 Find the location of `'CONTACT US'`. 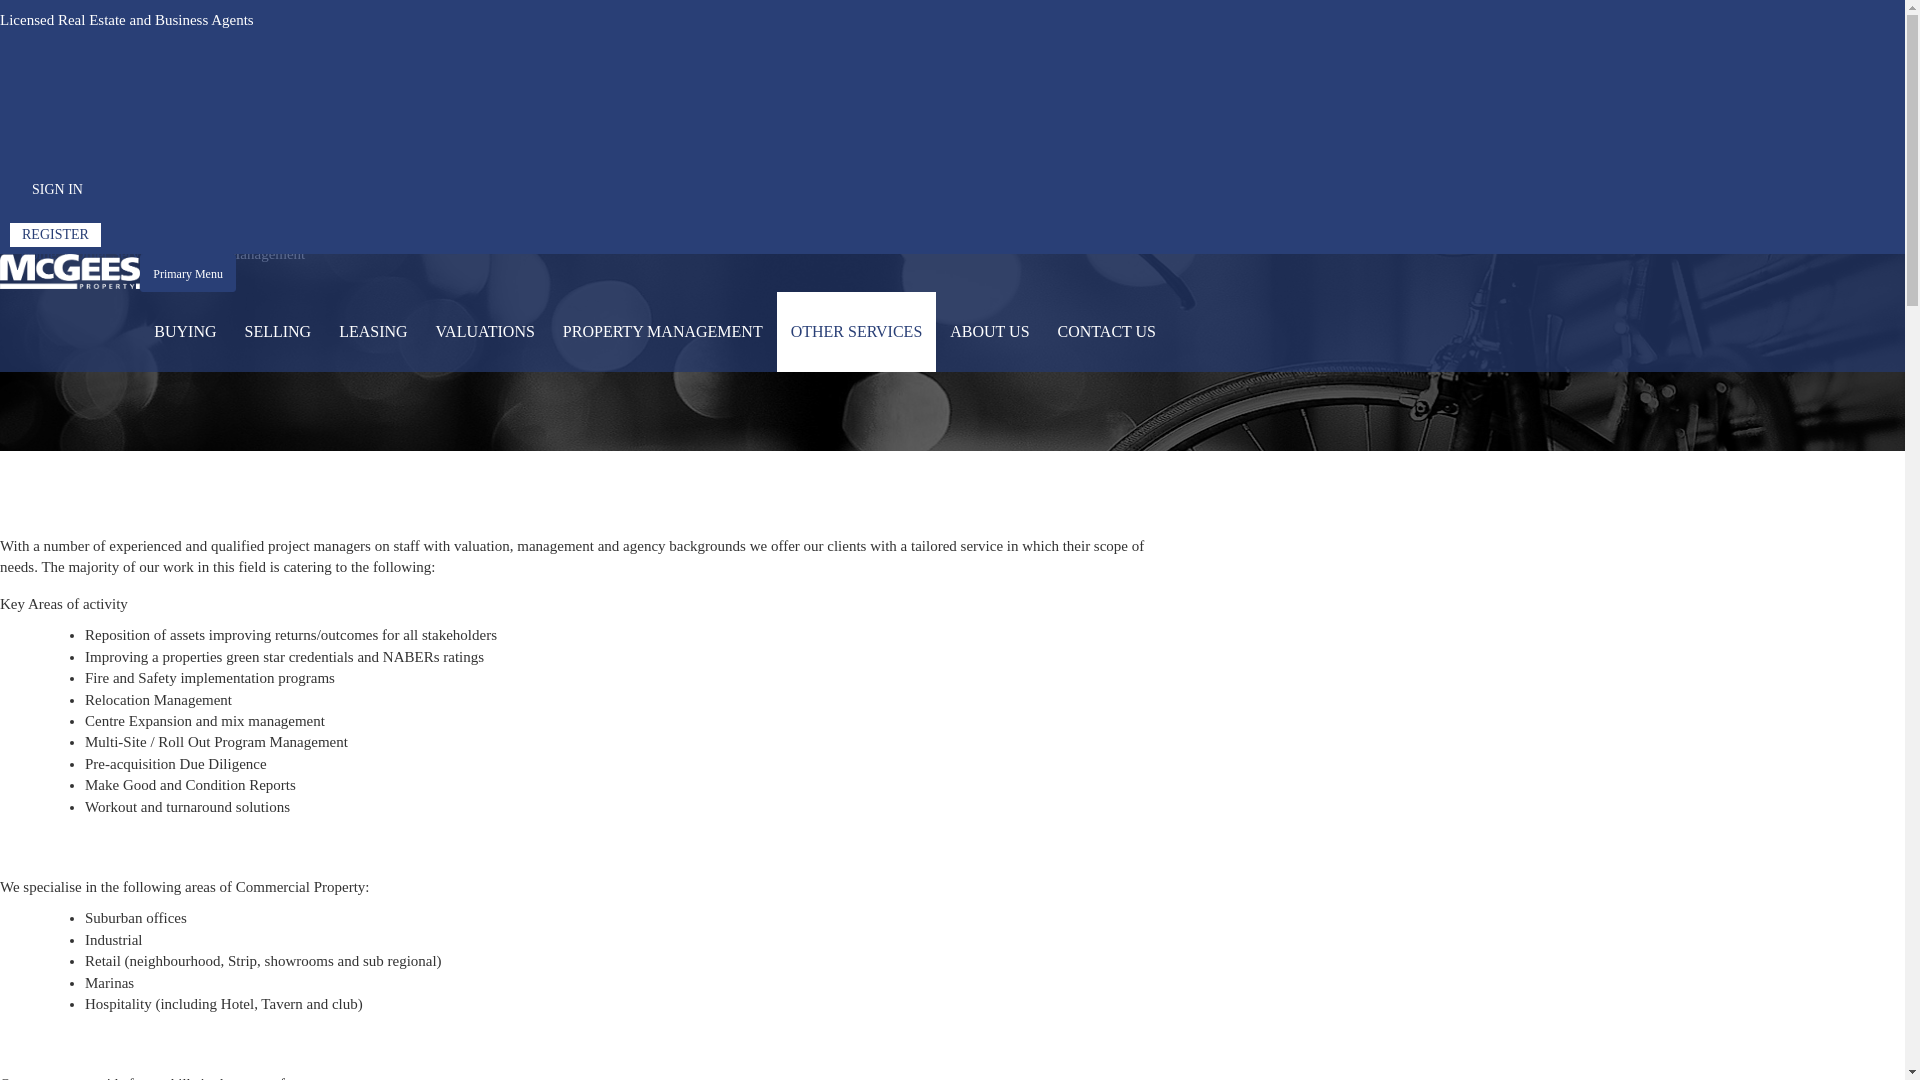

'CONTACT US' is located at coordinates (1106, 330).